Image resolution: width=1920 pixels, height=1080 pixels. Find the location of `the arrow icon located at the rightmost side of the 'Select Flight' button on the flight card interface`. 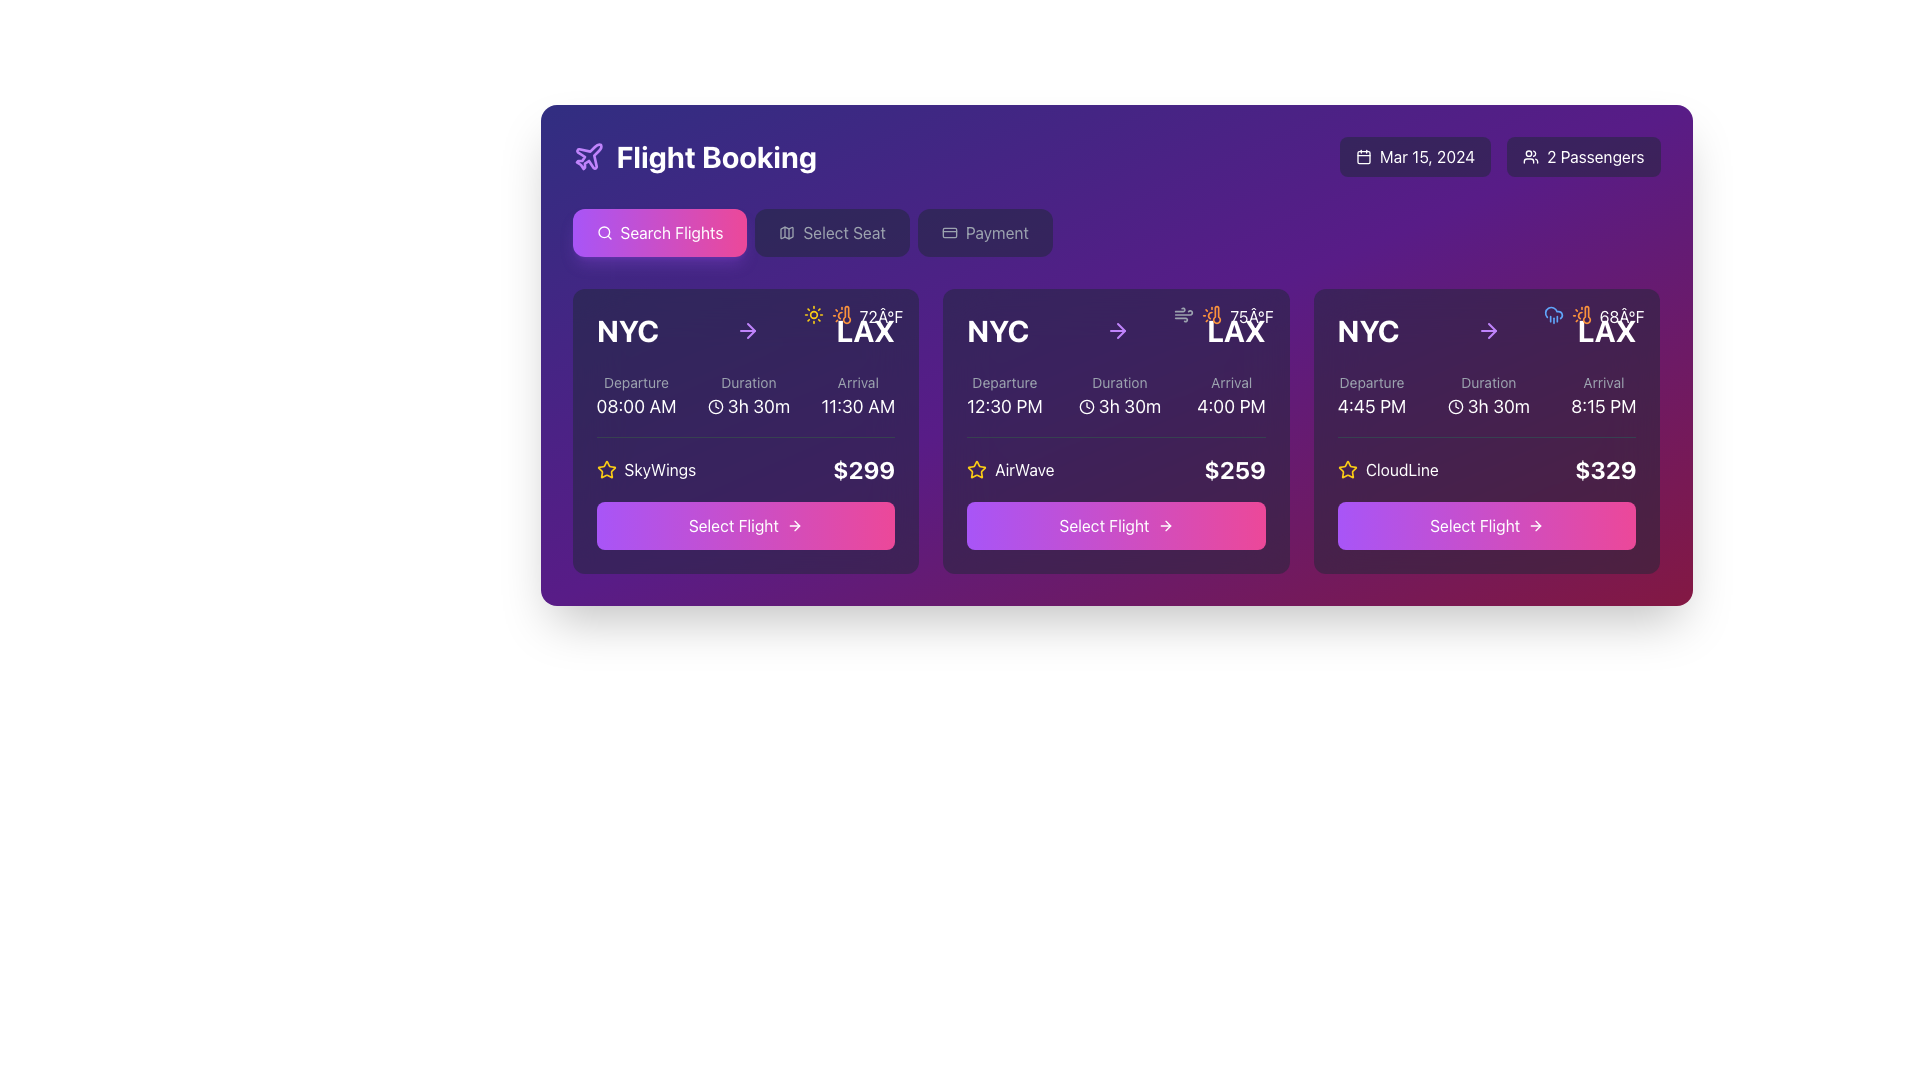

the arrow icon located at the rightmost side of the 'Select Flight' button on the flight card interface is located at coordinates (793, 524).